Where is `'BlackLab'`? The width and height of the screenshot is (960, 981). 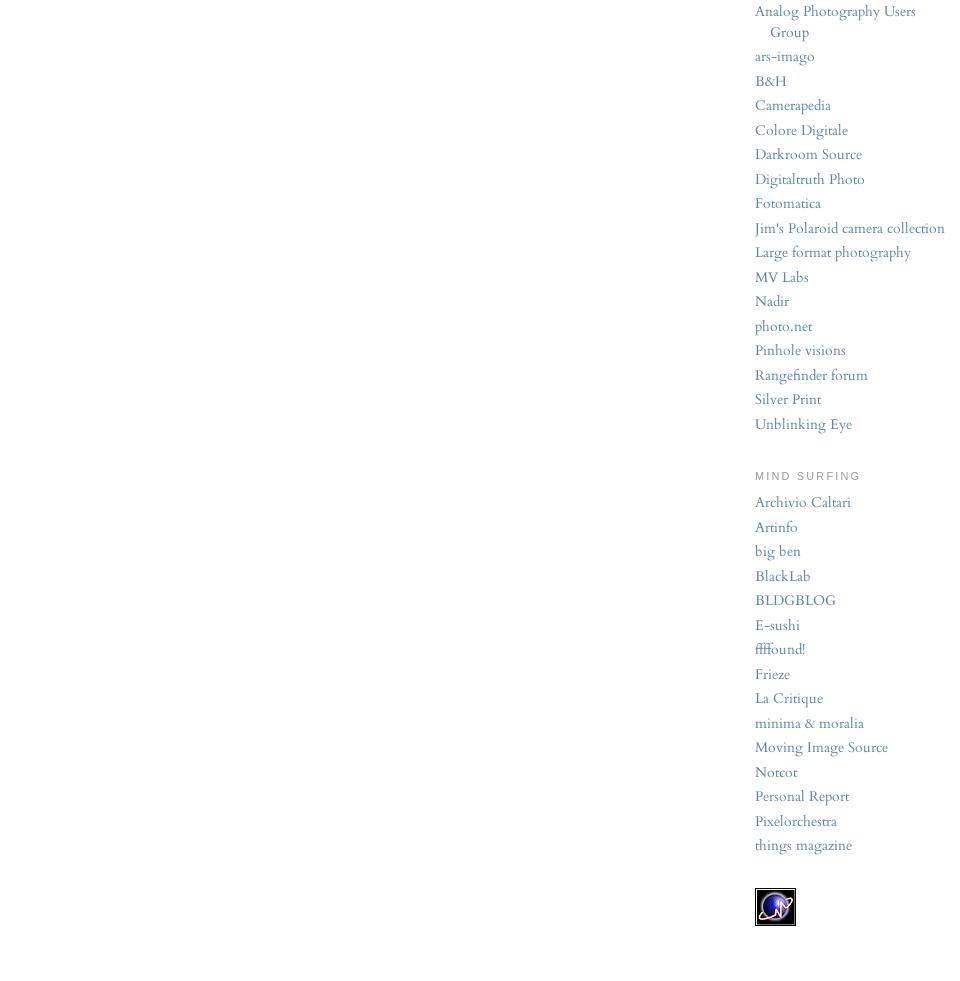 'BlackLab' is located at coordinates (754, 575).